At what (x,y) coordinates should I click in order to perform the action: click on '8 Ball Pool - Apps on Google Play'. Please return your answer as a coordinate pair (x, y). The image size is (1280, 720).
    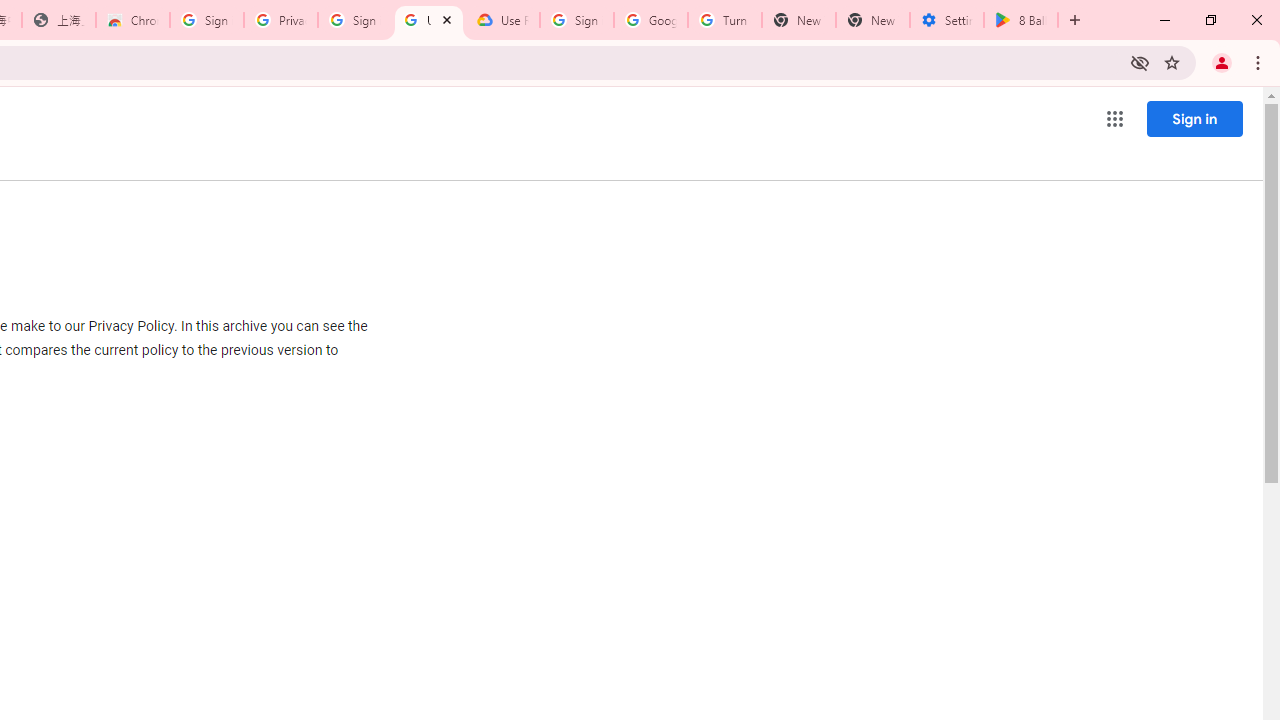
    Looking at the image, I should click on (1021, 20).